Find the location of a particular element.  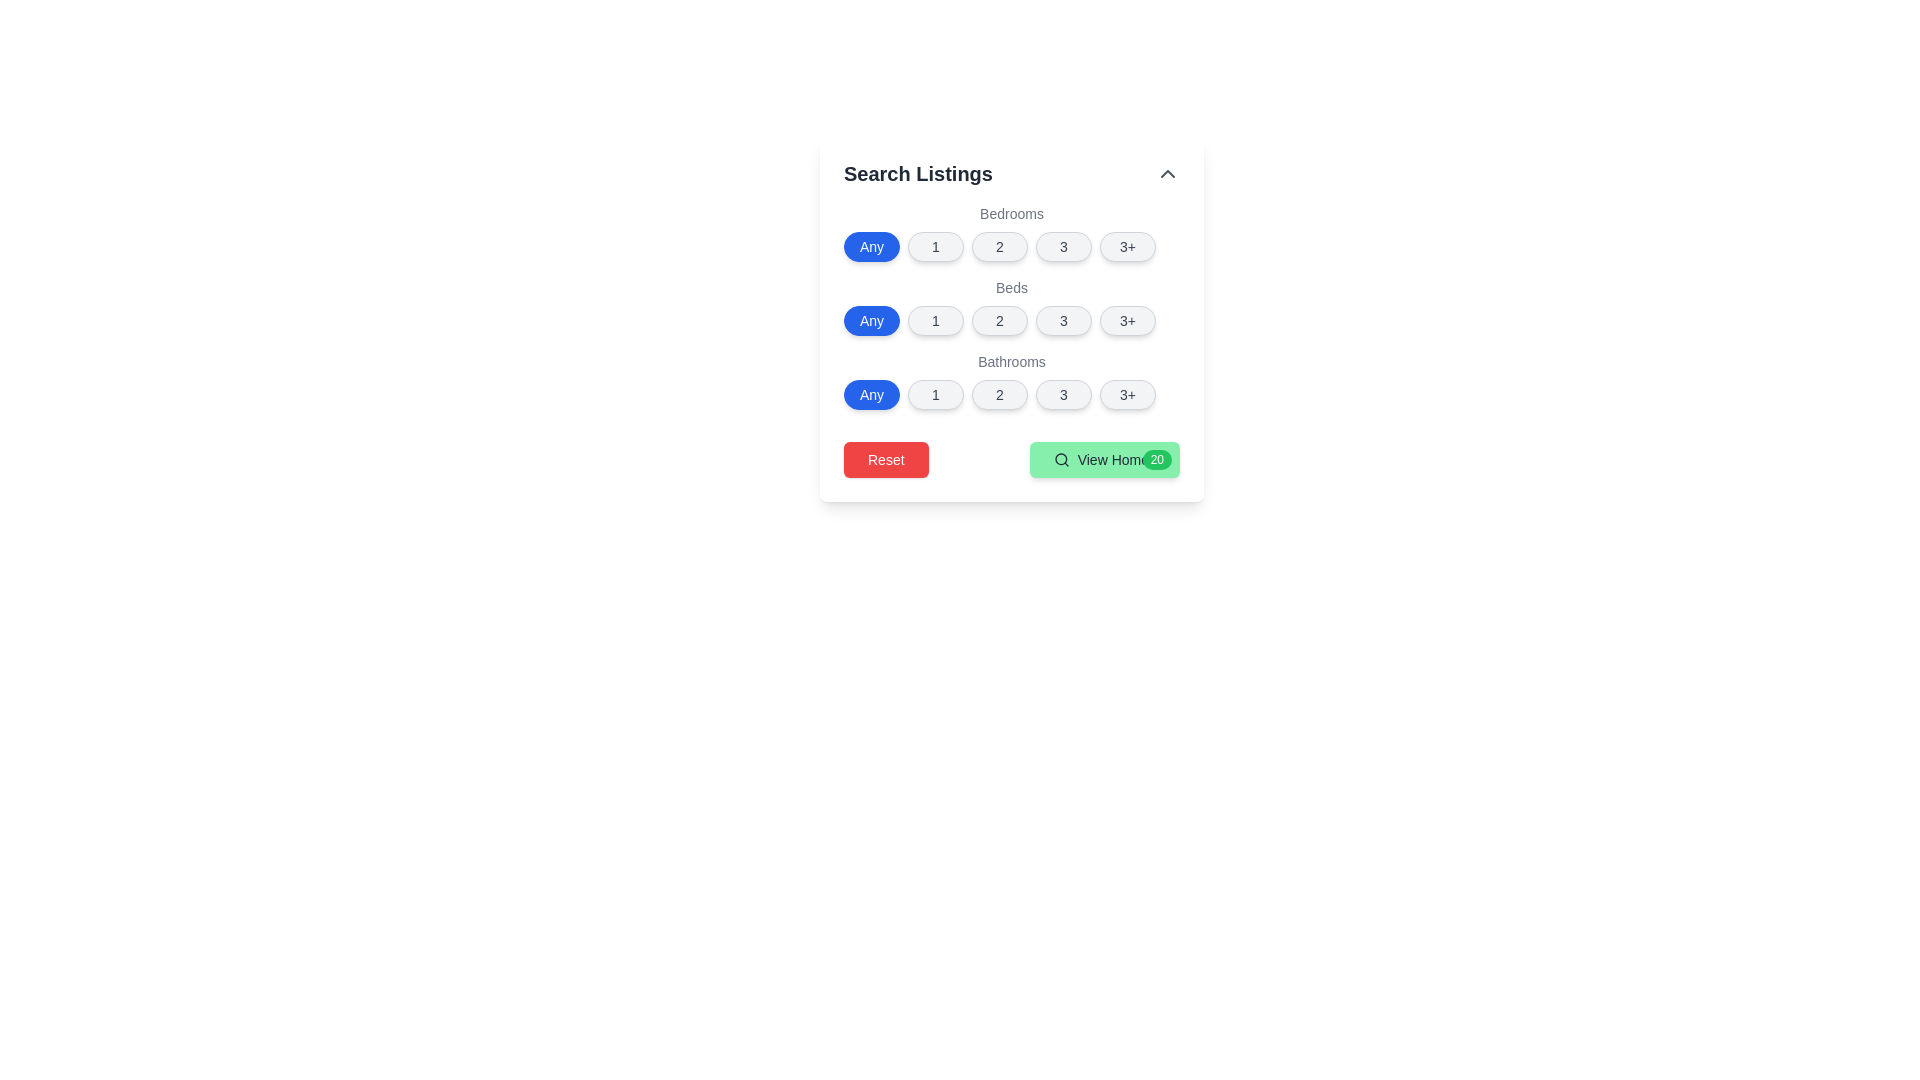

the '2' button for the 'Beds' filter located in the third position of the horizontal series of buttons labeled 'Beds.' is located at coordinates (999, 319).